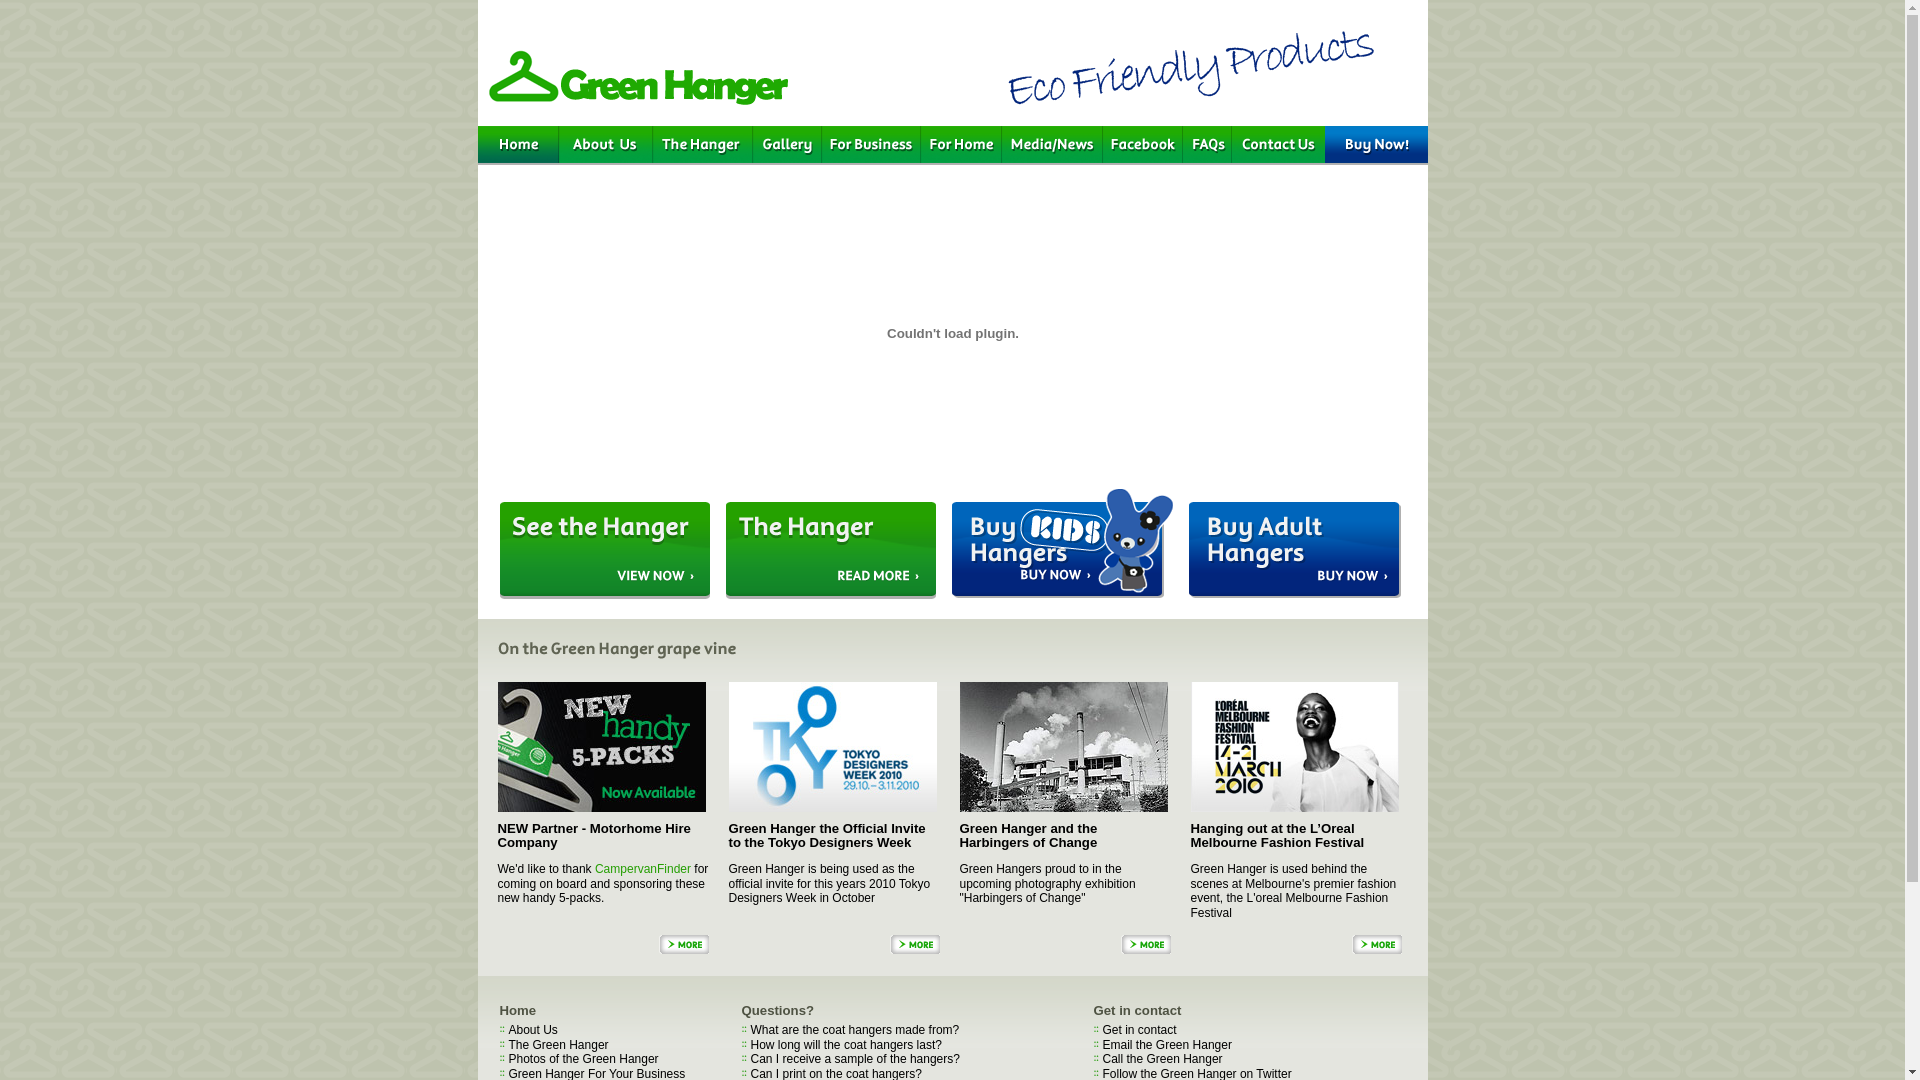 This screenshot has width=1920, height=1080. What do you see at coordinates (557, 1044) in the screenshot?
I see `'The Green Hanger'` at bounding box center [557, 1044].